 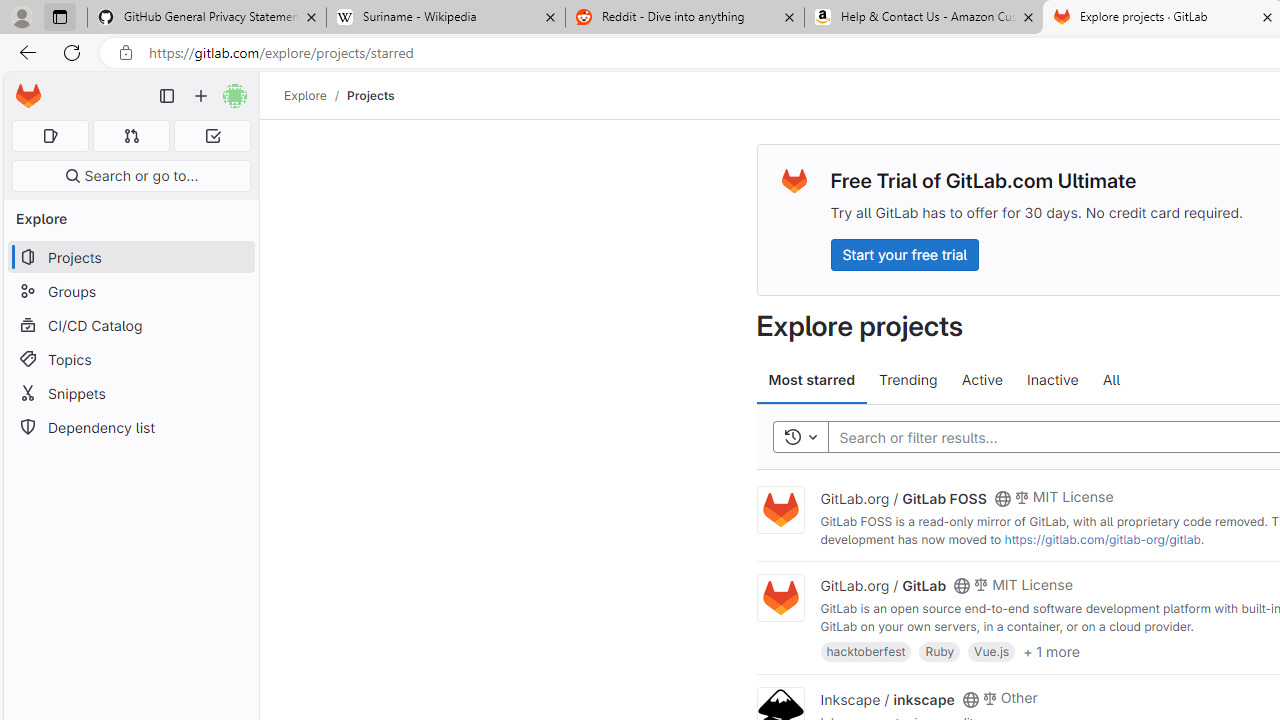 What do you see at coordinates (167, 96) in the screenshot?
I see `'Primary navigation sidebar'` at bounding box center [167, 96].